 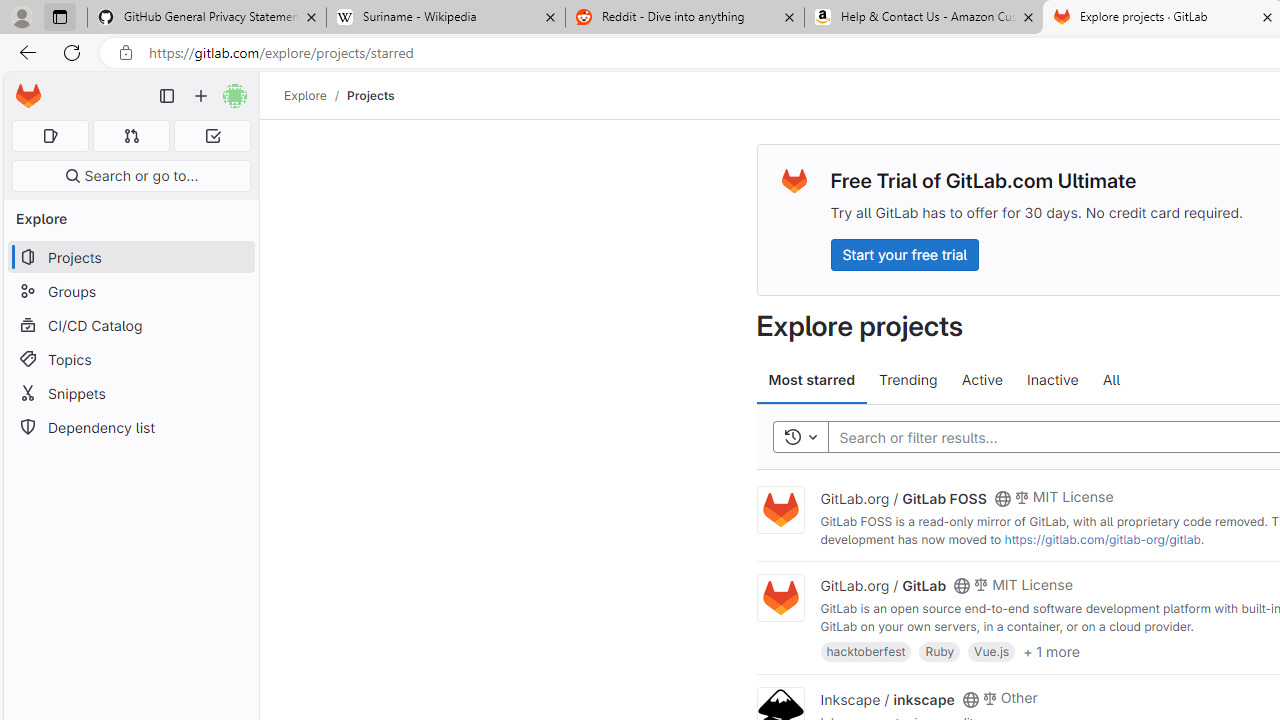 What do you see at coordinates (167, 96) in the screenshot?
I see `'Primary navigation sidebar'` at bounding box center [167, 96].